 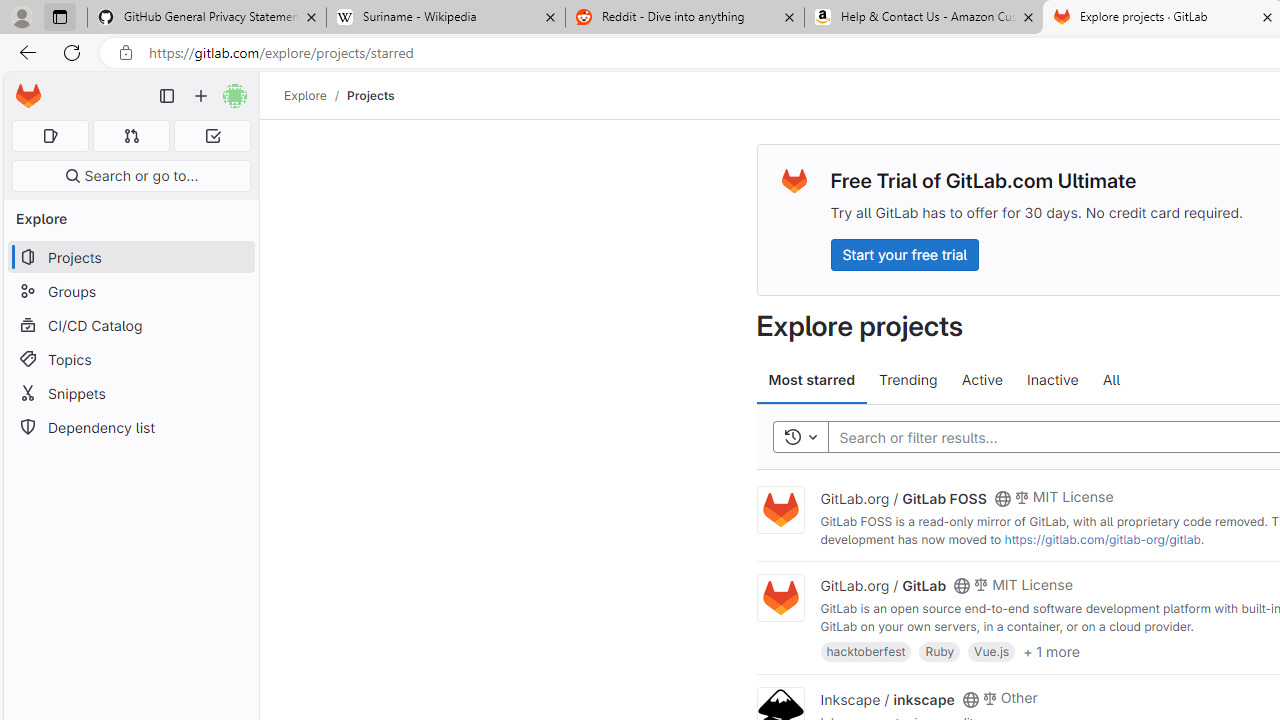 What do you see at coordinates (167, 96) in the screenshot?
I see `'Primary navigation sidebar'` at bounding box center [167, 96].